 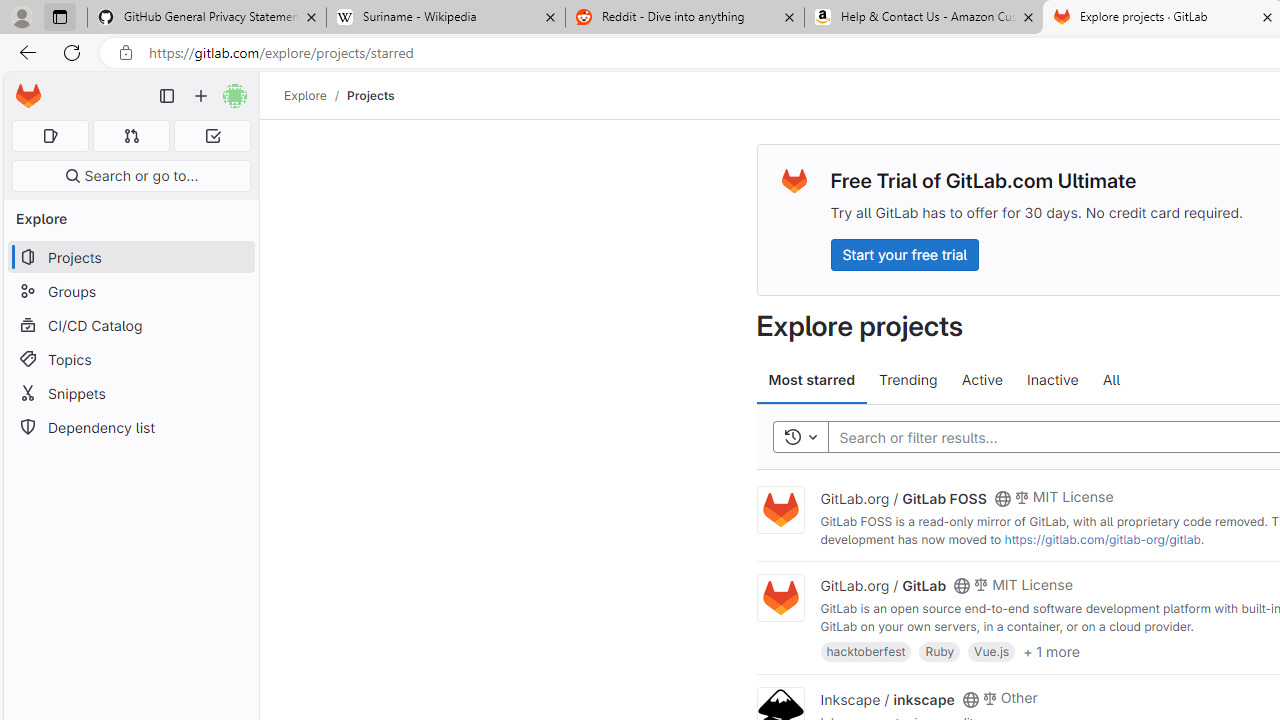 What do you see at coordinates (167, 96) in the screenshot?
I see `'Primary navigation sidebar'` at bounding box center [167, 96].